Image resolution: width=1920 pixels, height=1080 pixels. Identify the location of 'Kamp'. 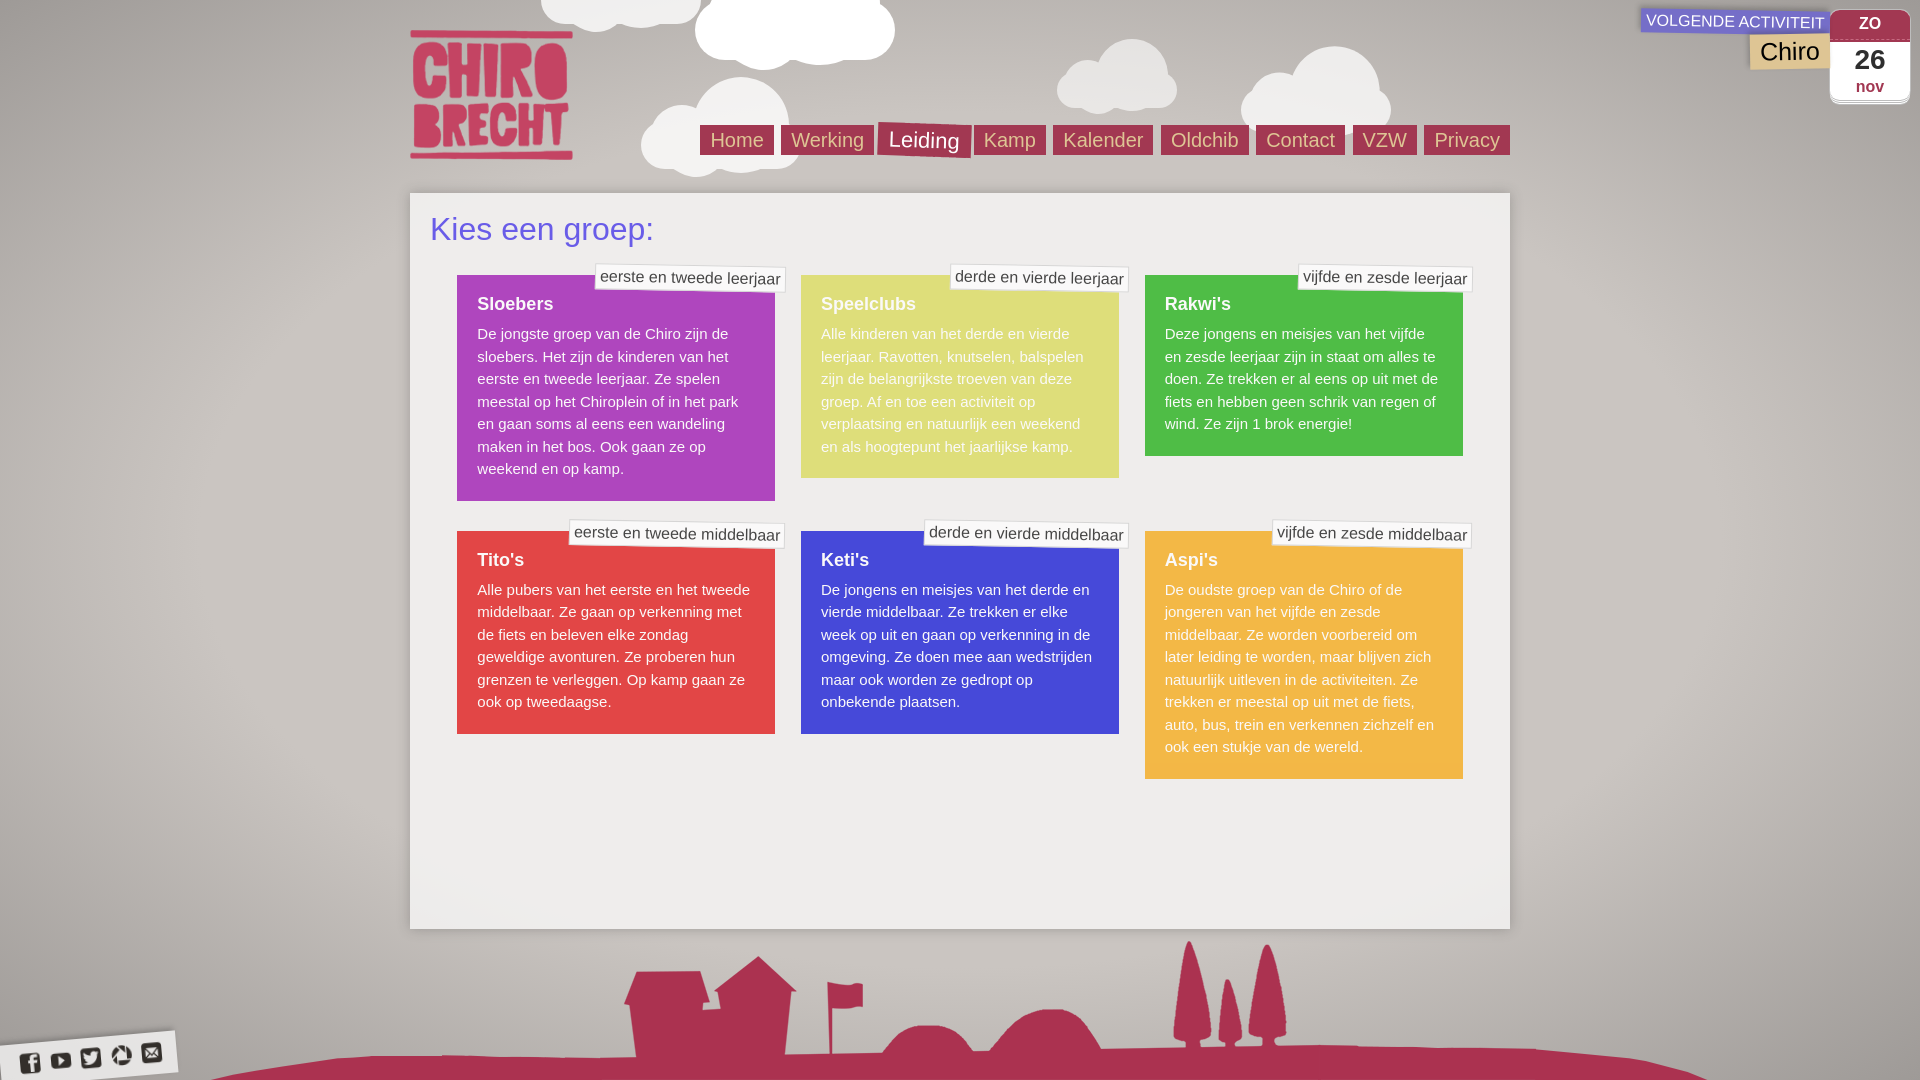
(1009, 138).